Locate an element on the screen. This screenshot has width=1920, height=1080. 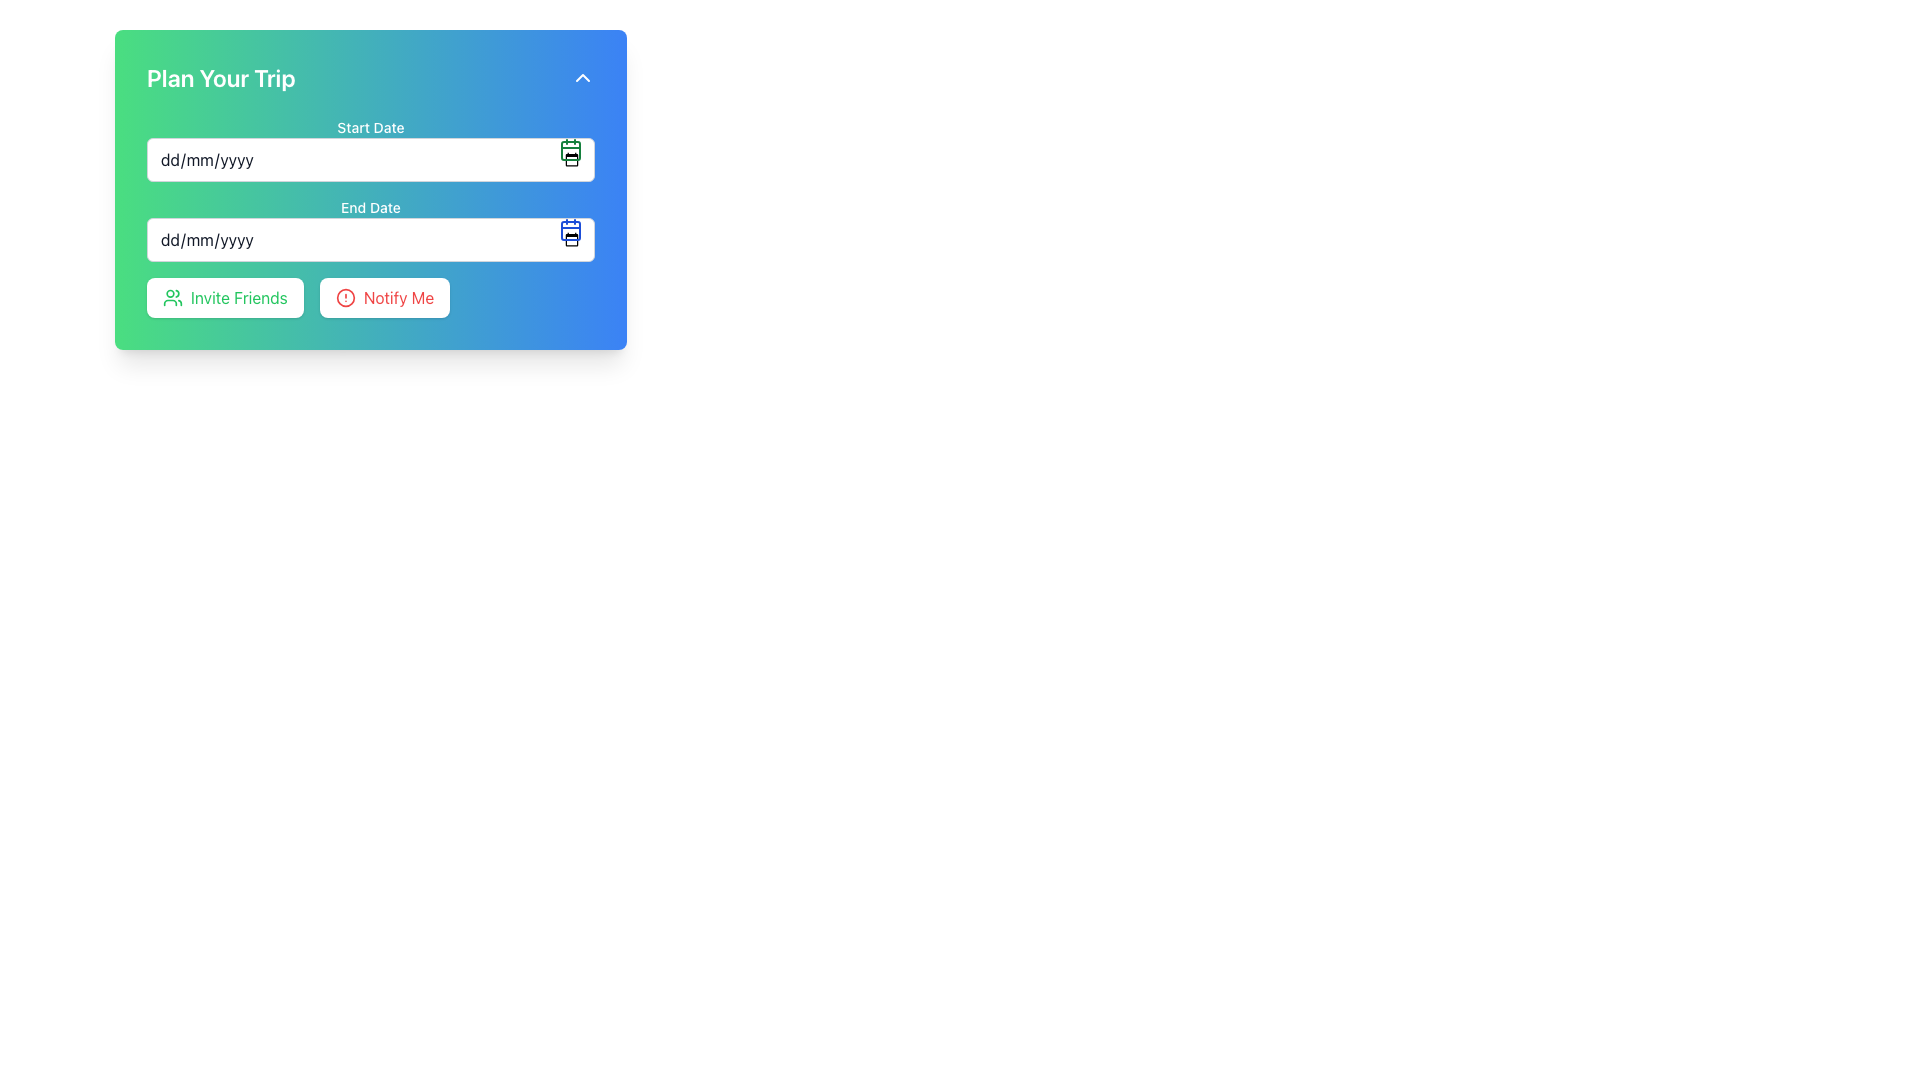
the calendar icon located on the right side of the 'Start Date' input field, which is a small square graphic with a green outline and a white interior is located at coordinates (570, 149).